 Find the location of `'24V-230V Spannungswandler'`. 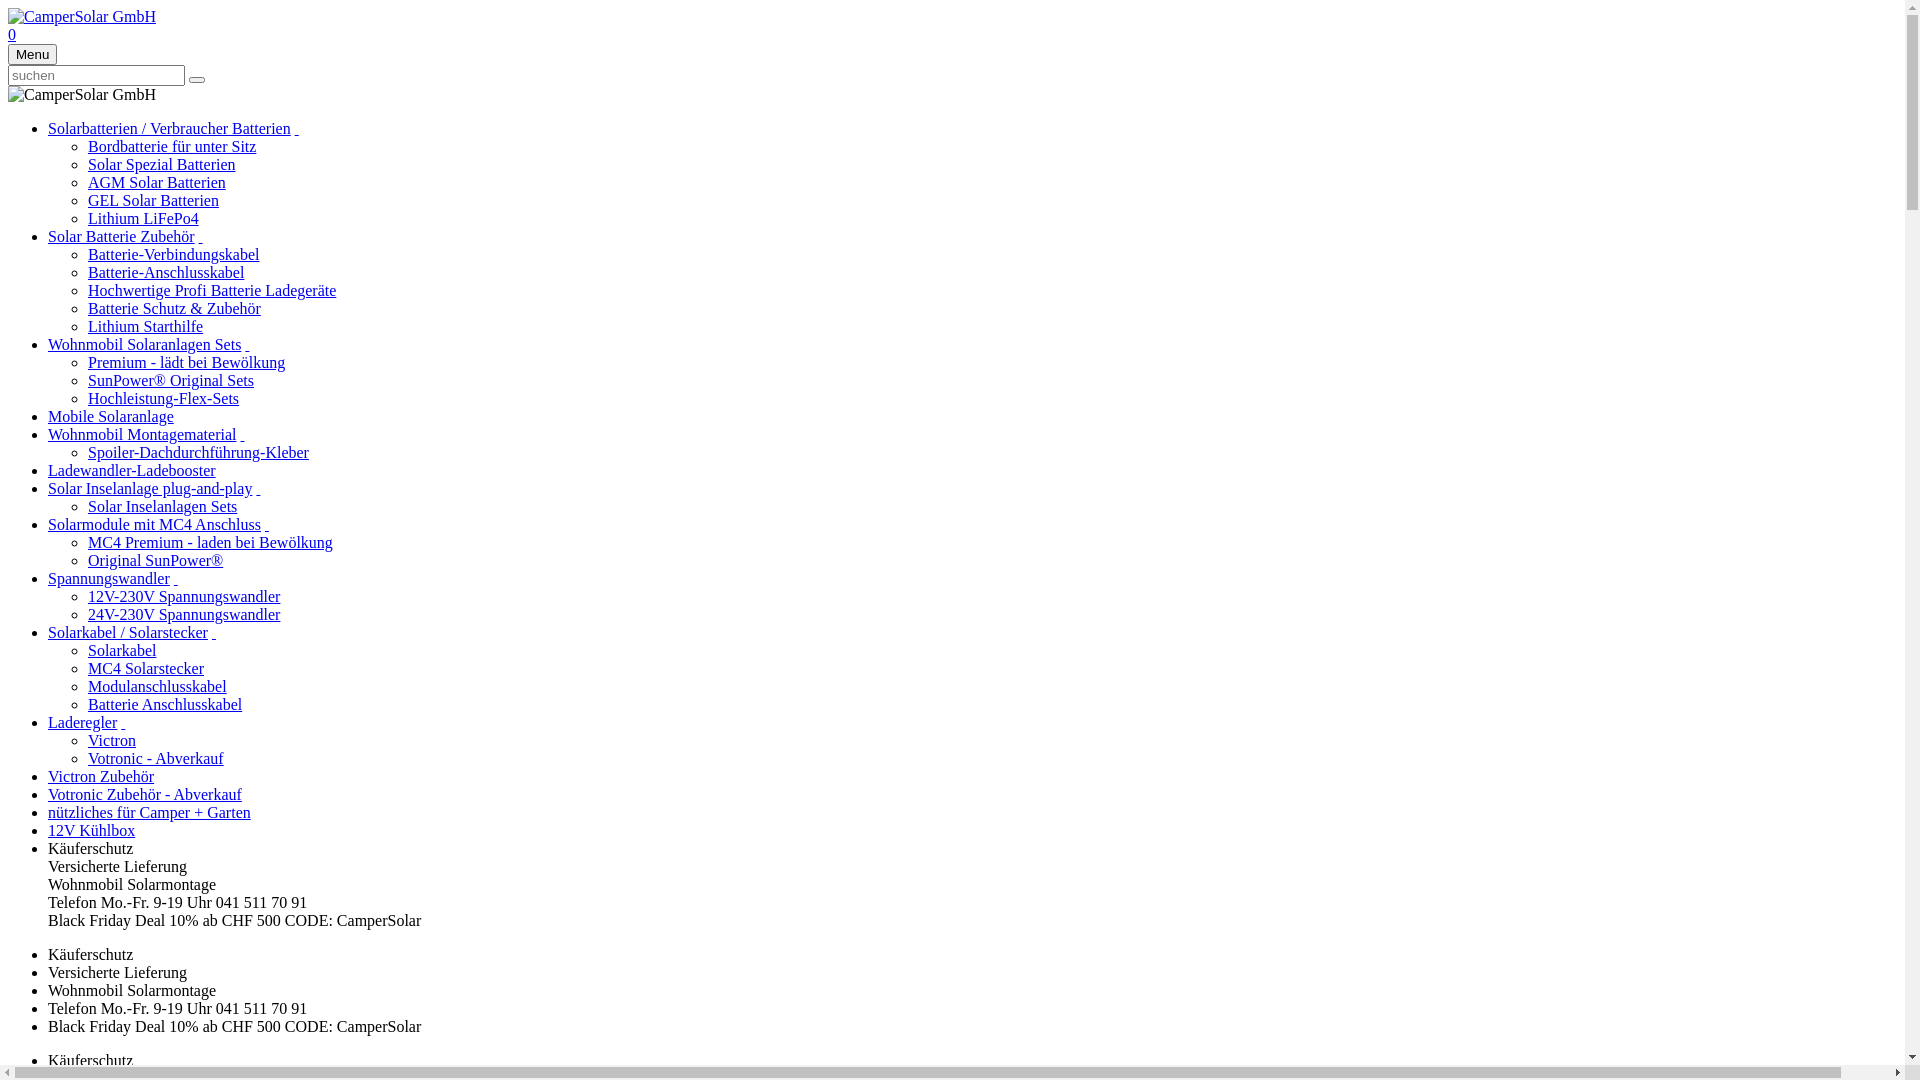

'24V-230V Spannungswandler' is located at coordinates (86, 613).